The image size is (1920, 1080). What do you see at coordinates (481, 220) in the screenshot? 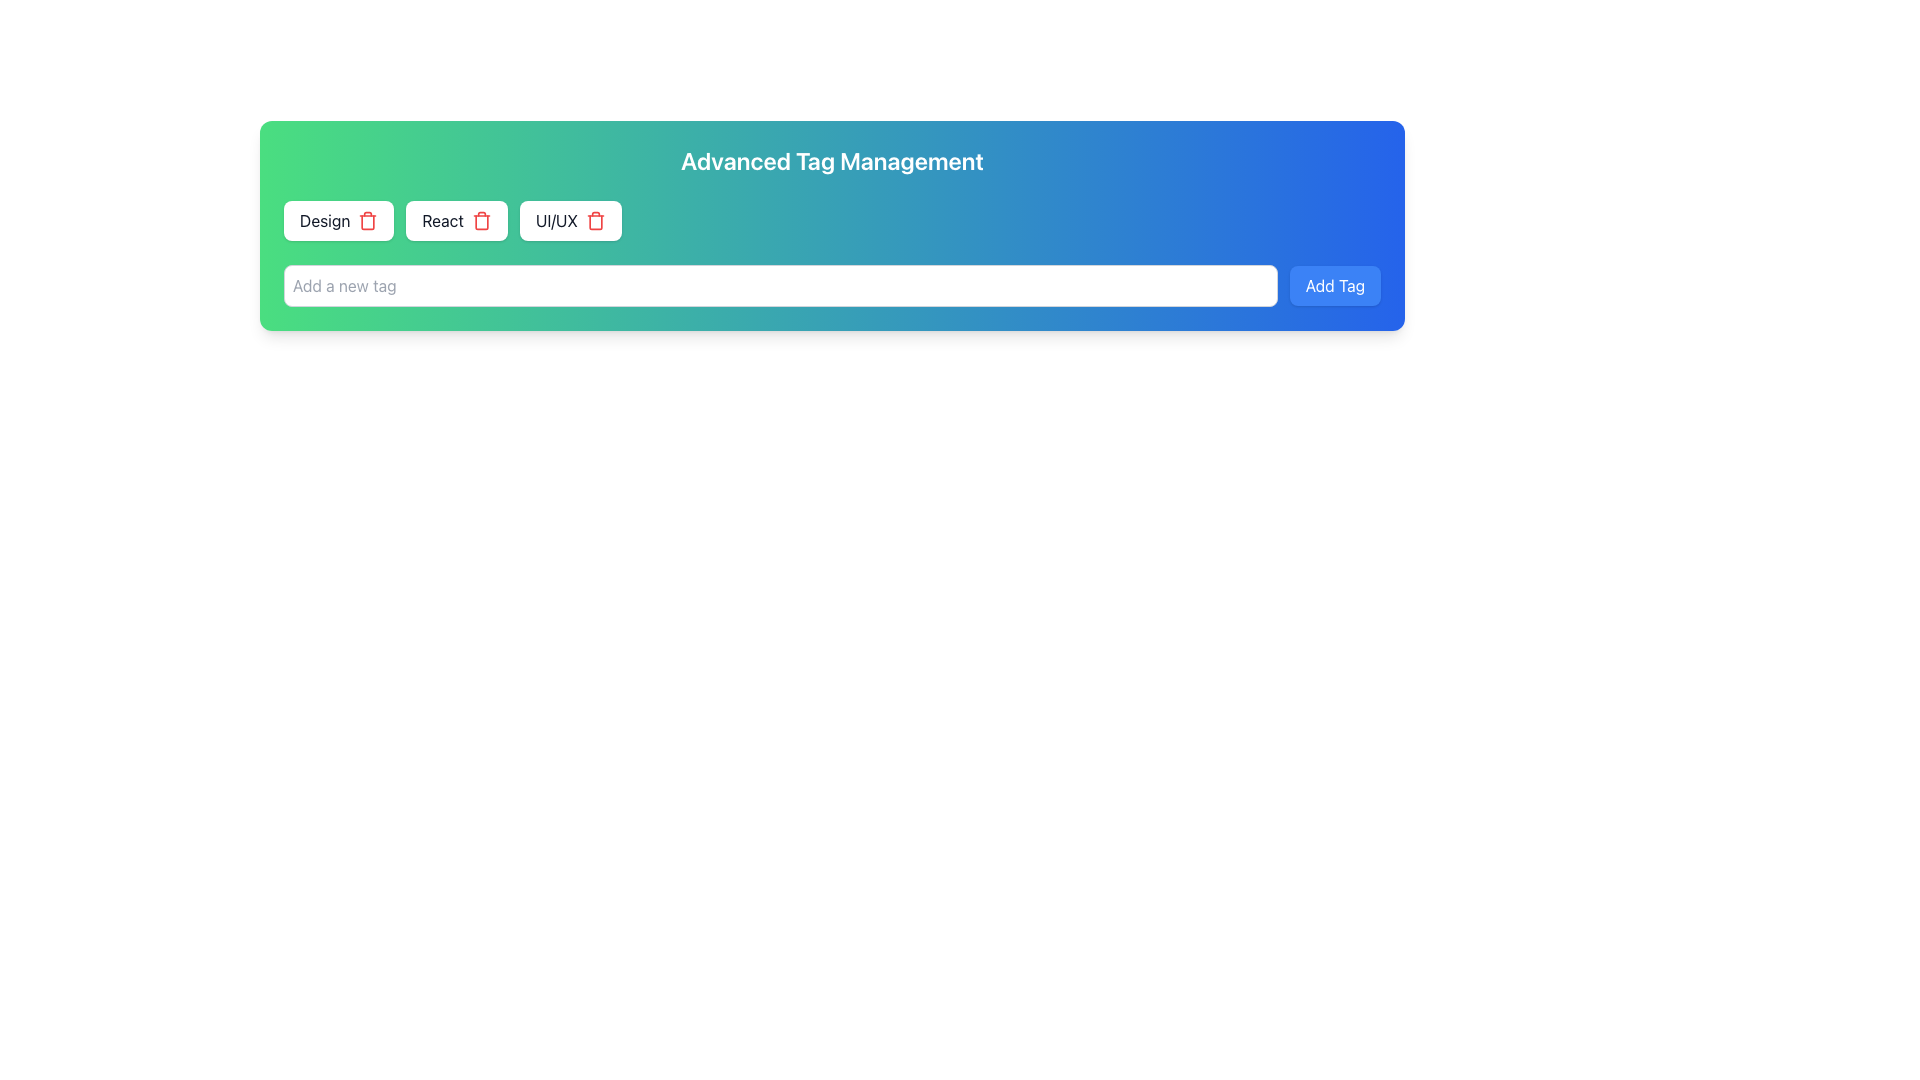
I see `the red trash icon located to the right of the 'React' tag in the horizontal row of tags for interaction` at bounding box center [481, 220].